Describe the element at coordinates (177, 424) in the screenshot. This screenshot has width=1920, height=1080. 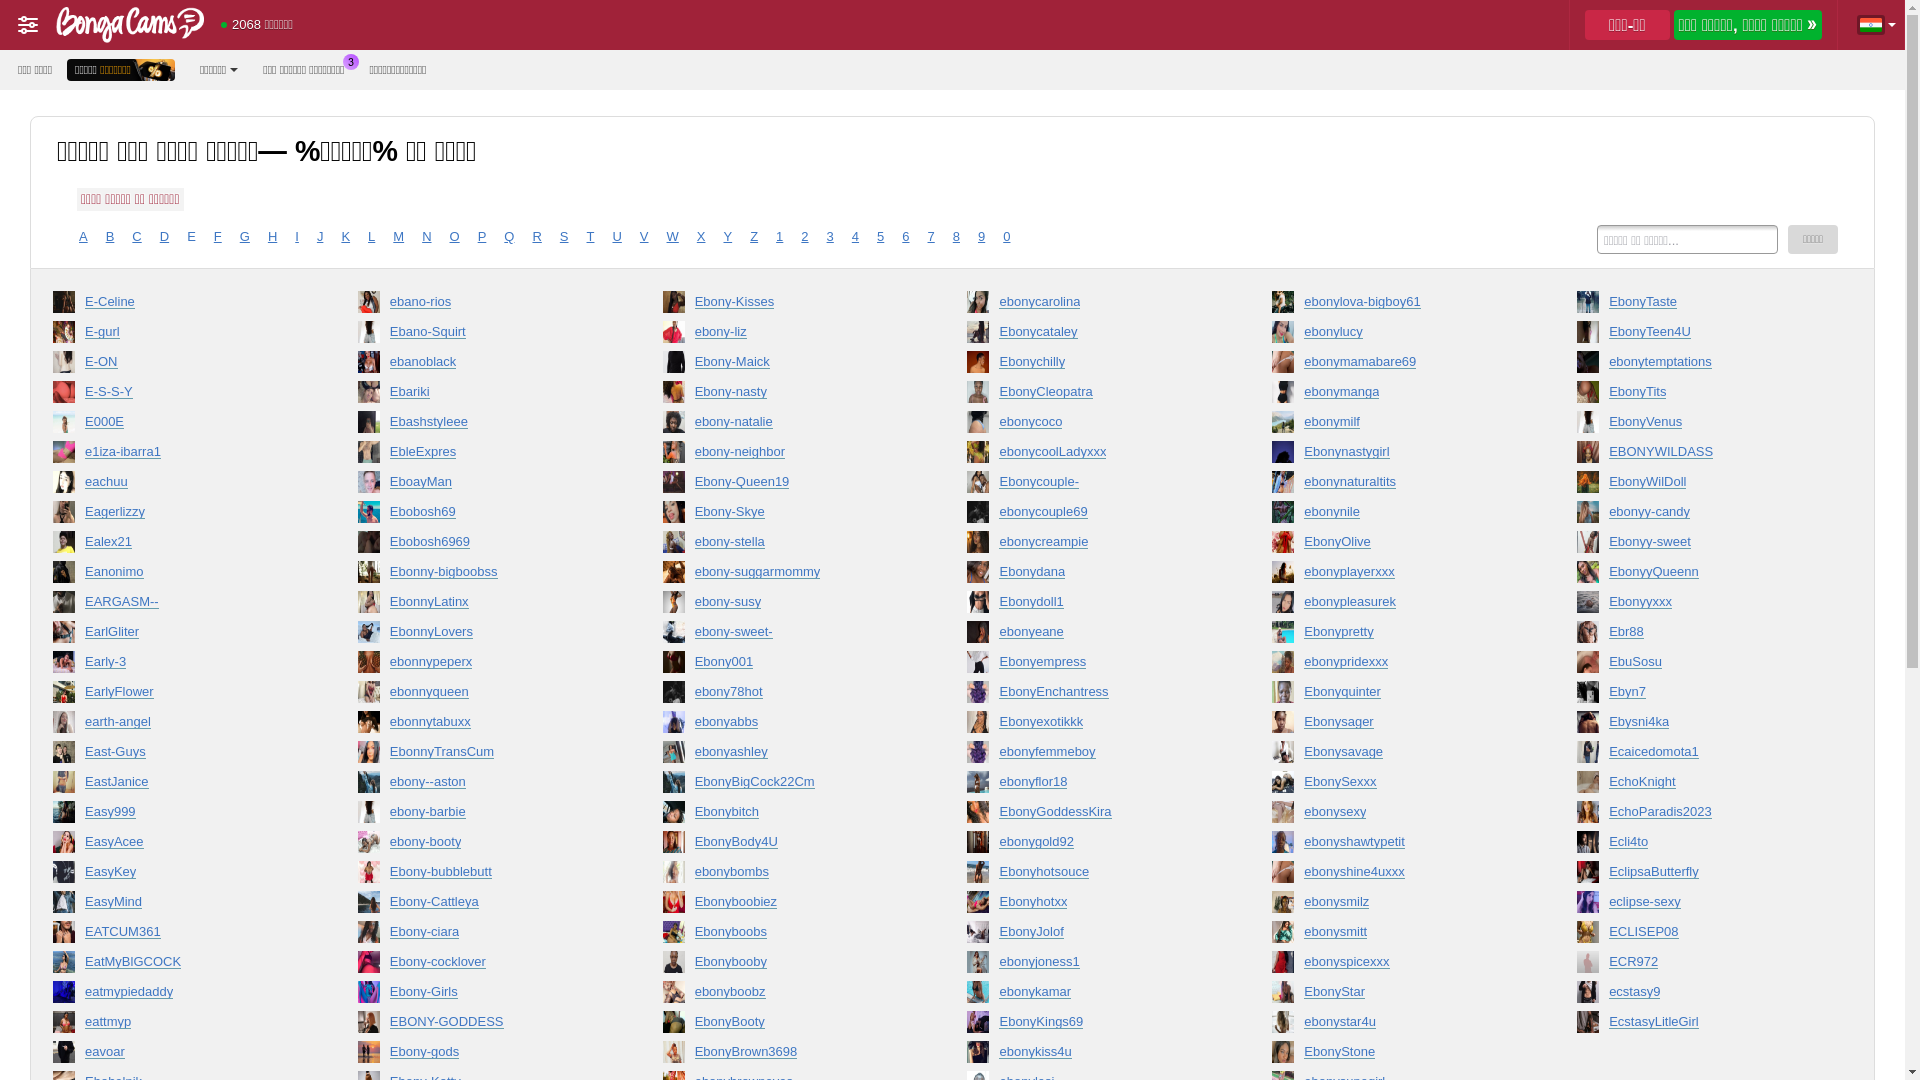
I see `'E000E'` at that location.